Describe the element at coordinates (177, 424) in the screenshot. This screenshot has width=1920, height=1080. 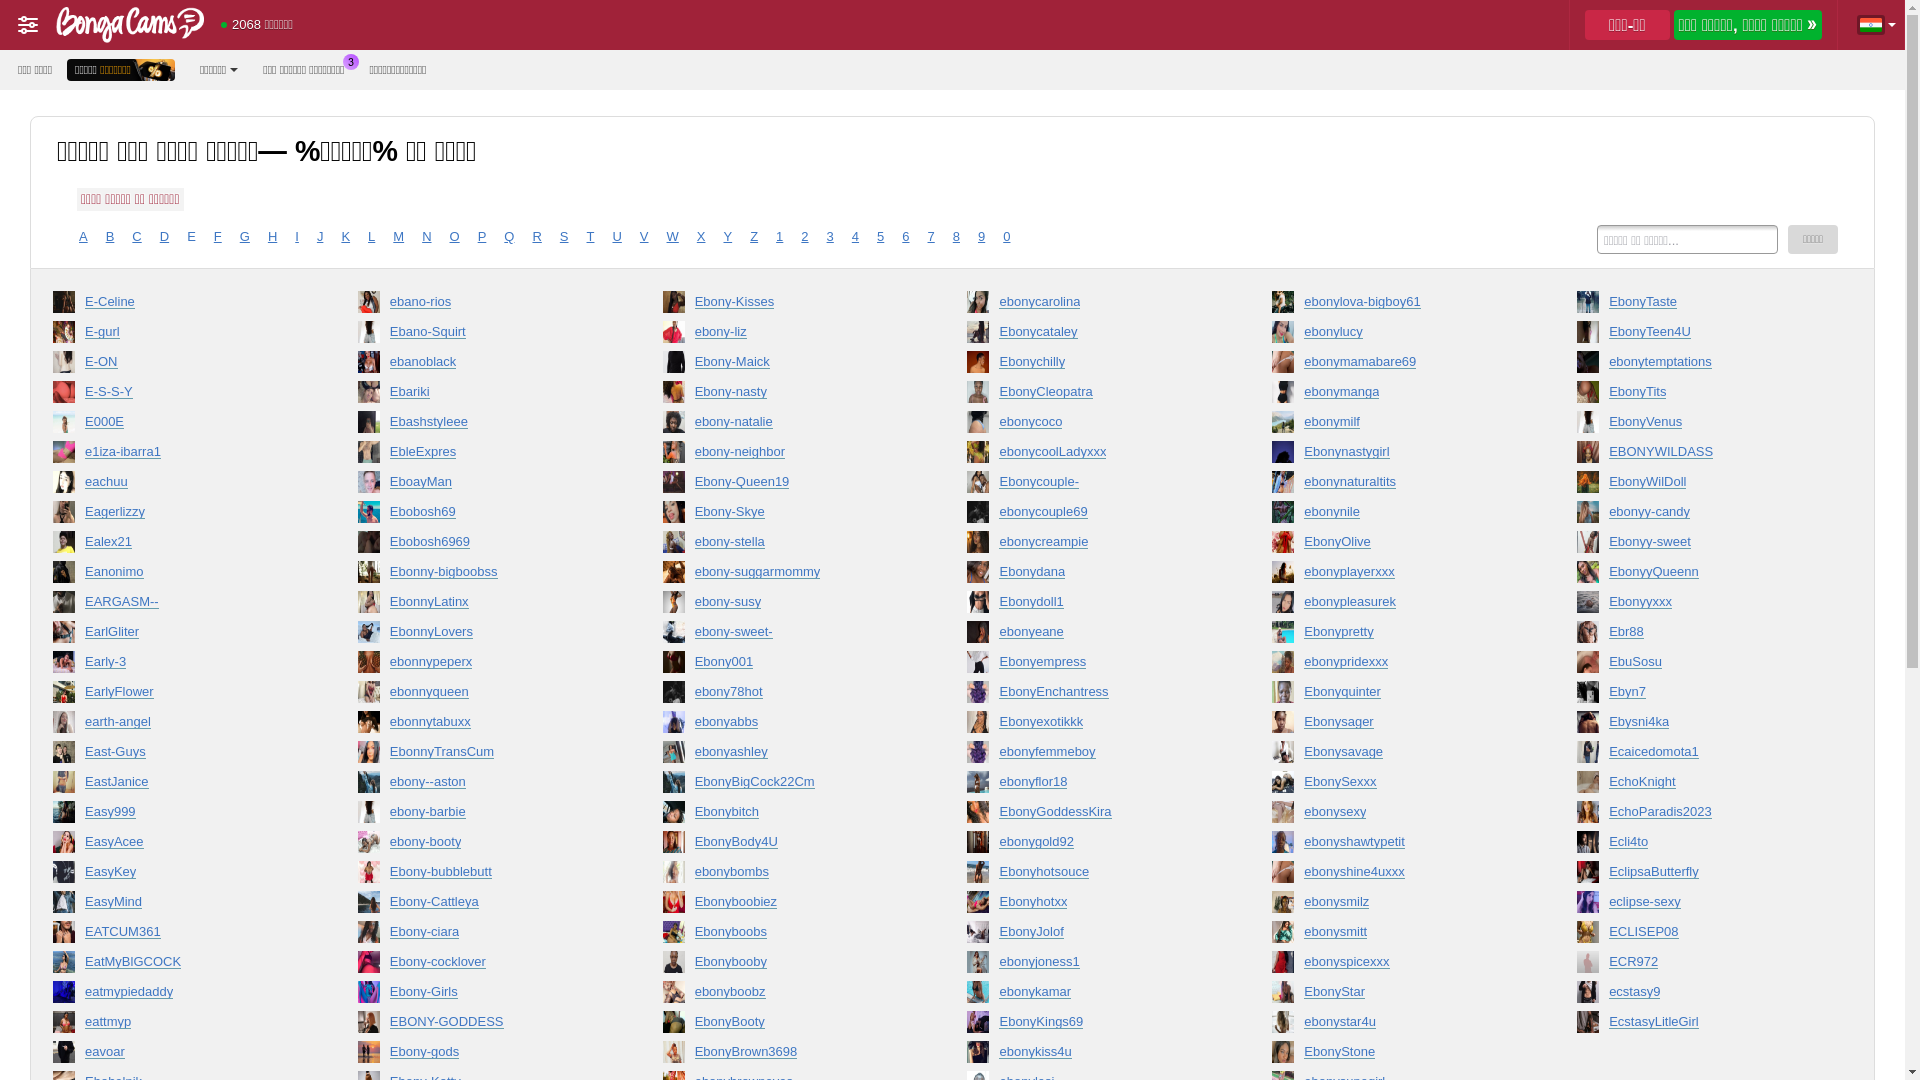
I see `'E000E'` at that location.